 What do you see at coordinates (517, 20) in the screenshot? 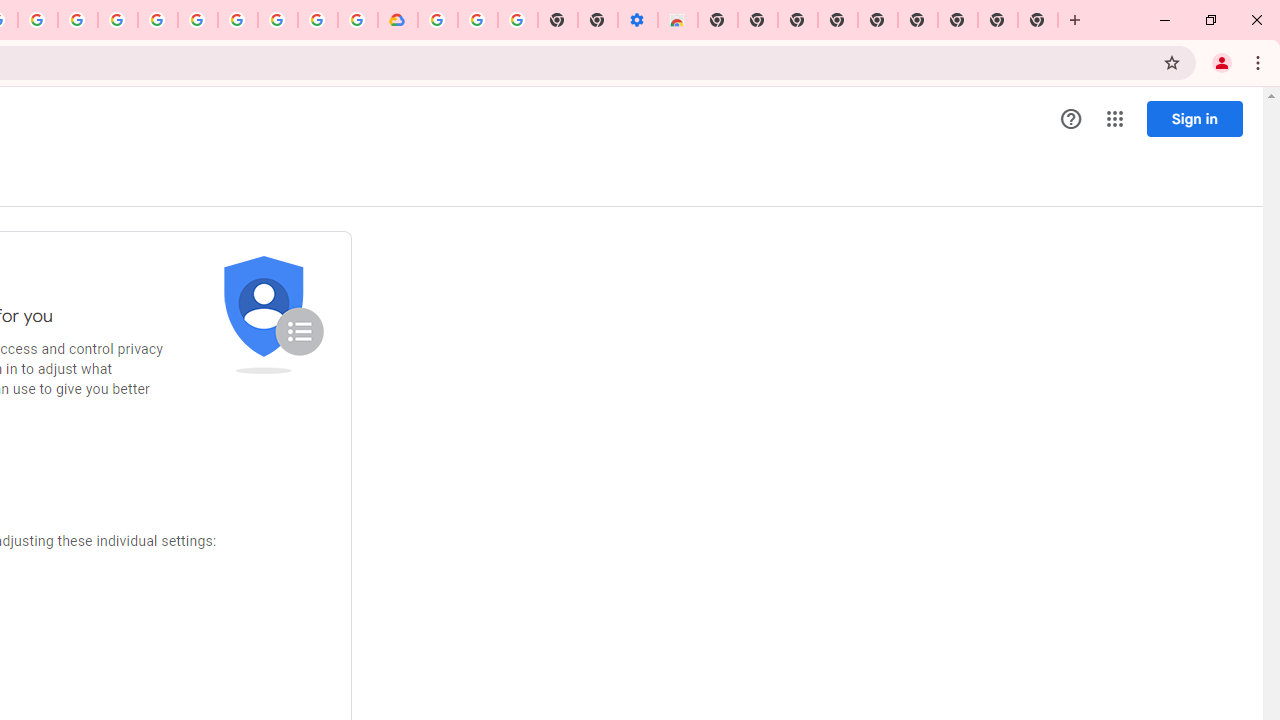
I see `'Turn cookies on or off - Computer - Google Account Help'` at bounding box center [517, 20].